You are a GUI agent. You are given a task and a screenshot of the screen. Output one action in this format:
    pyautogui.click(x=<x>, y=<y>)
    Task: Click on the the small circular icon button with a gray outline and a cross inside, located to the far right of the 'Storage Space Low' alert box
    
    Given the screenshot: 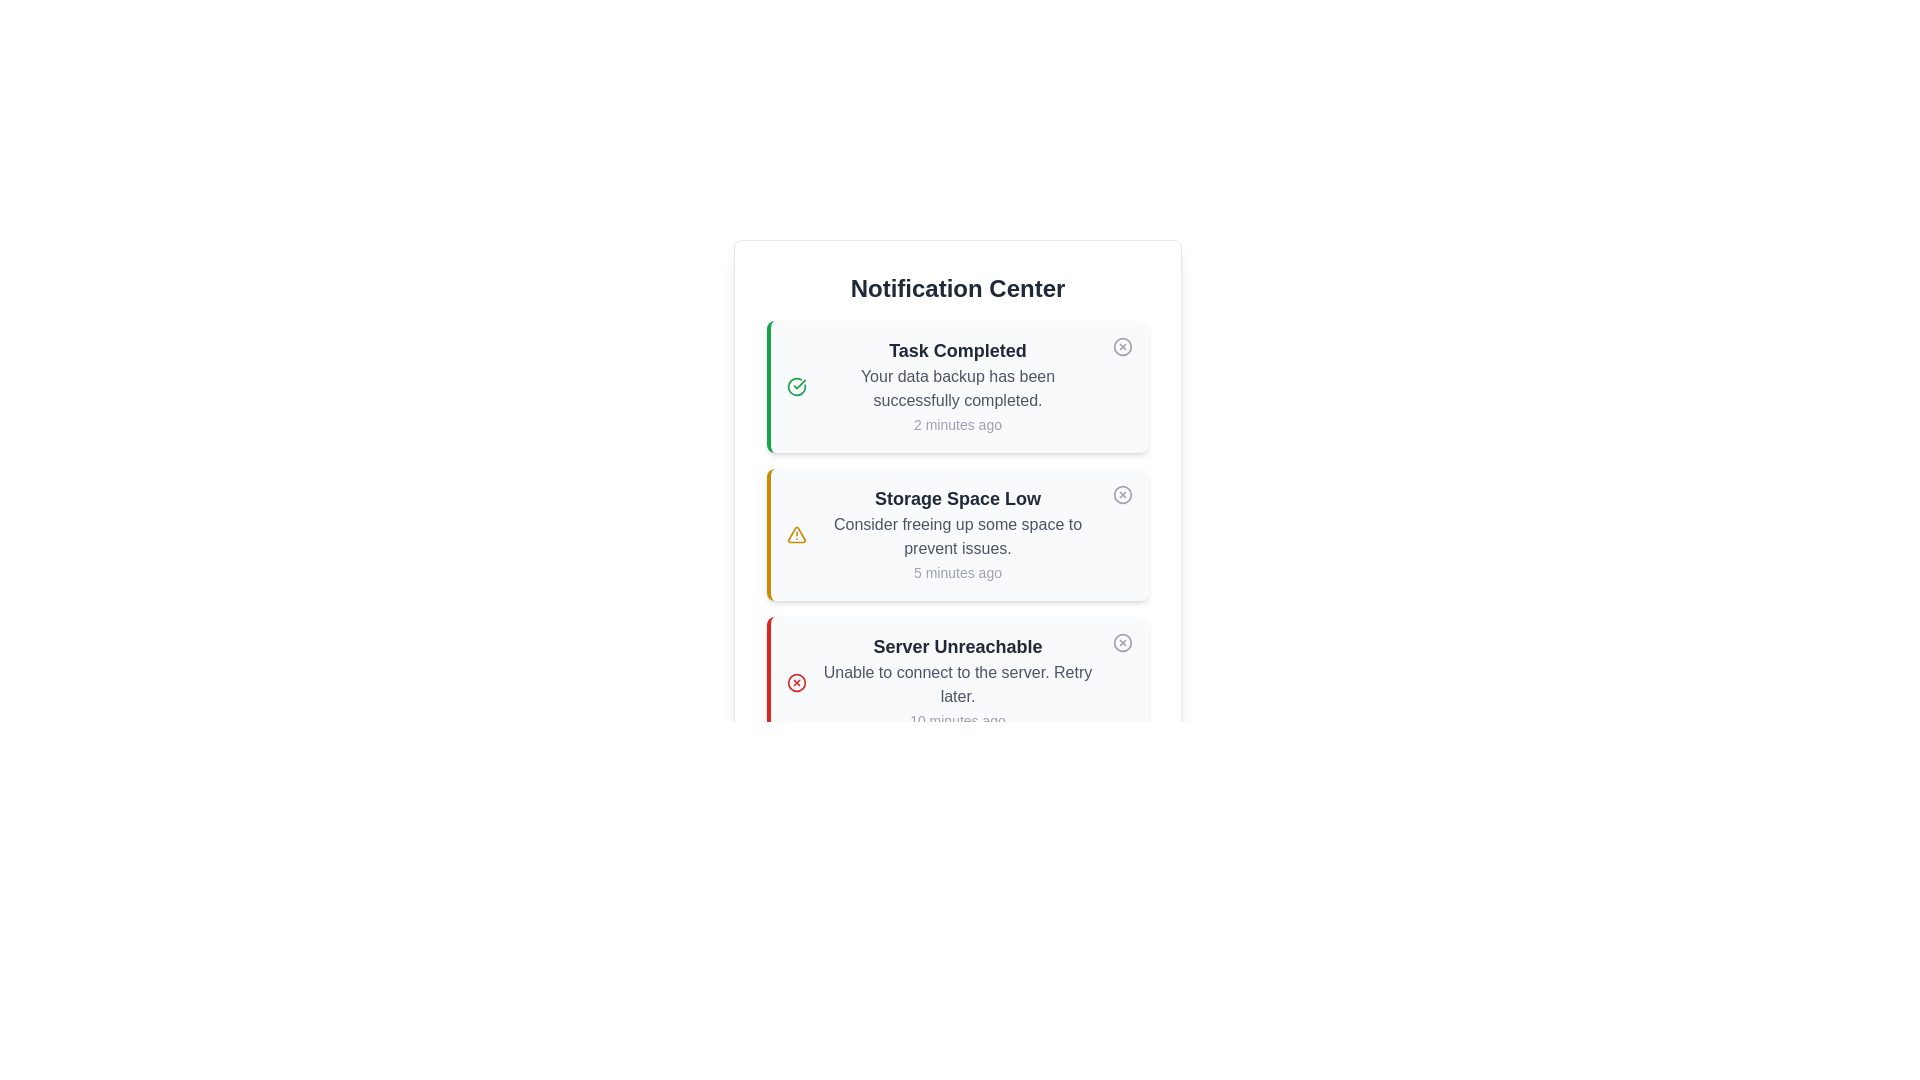 What is the action you would take?
    pyautogui.click(x=1123, y=494)
    